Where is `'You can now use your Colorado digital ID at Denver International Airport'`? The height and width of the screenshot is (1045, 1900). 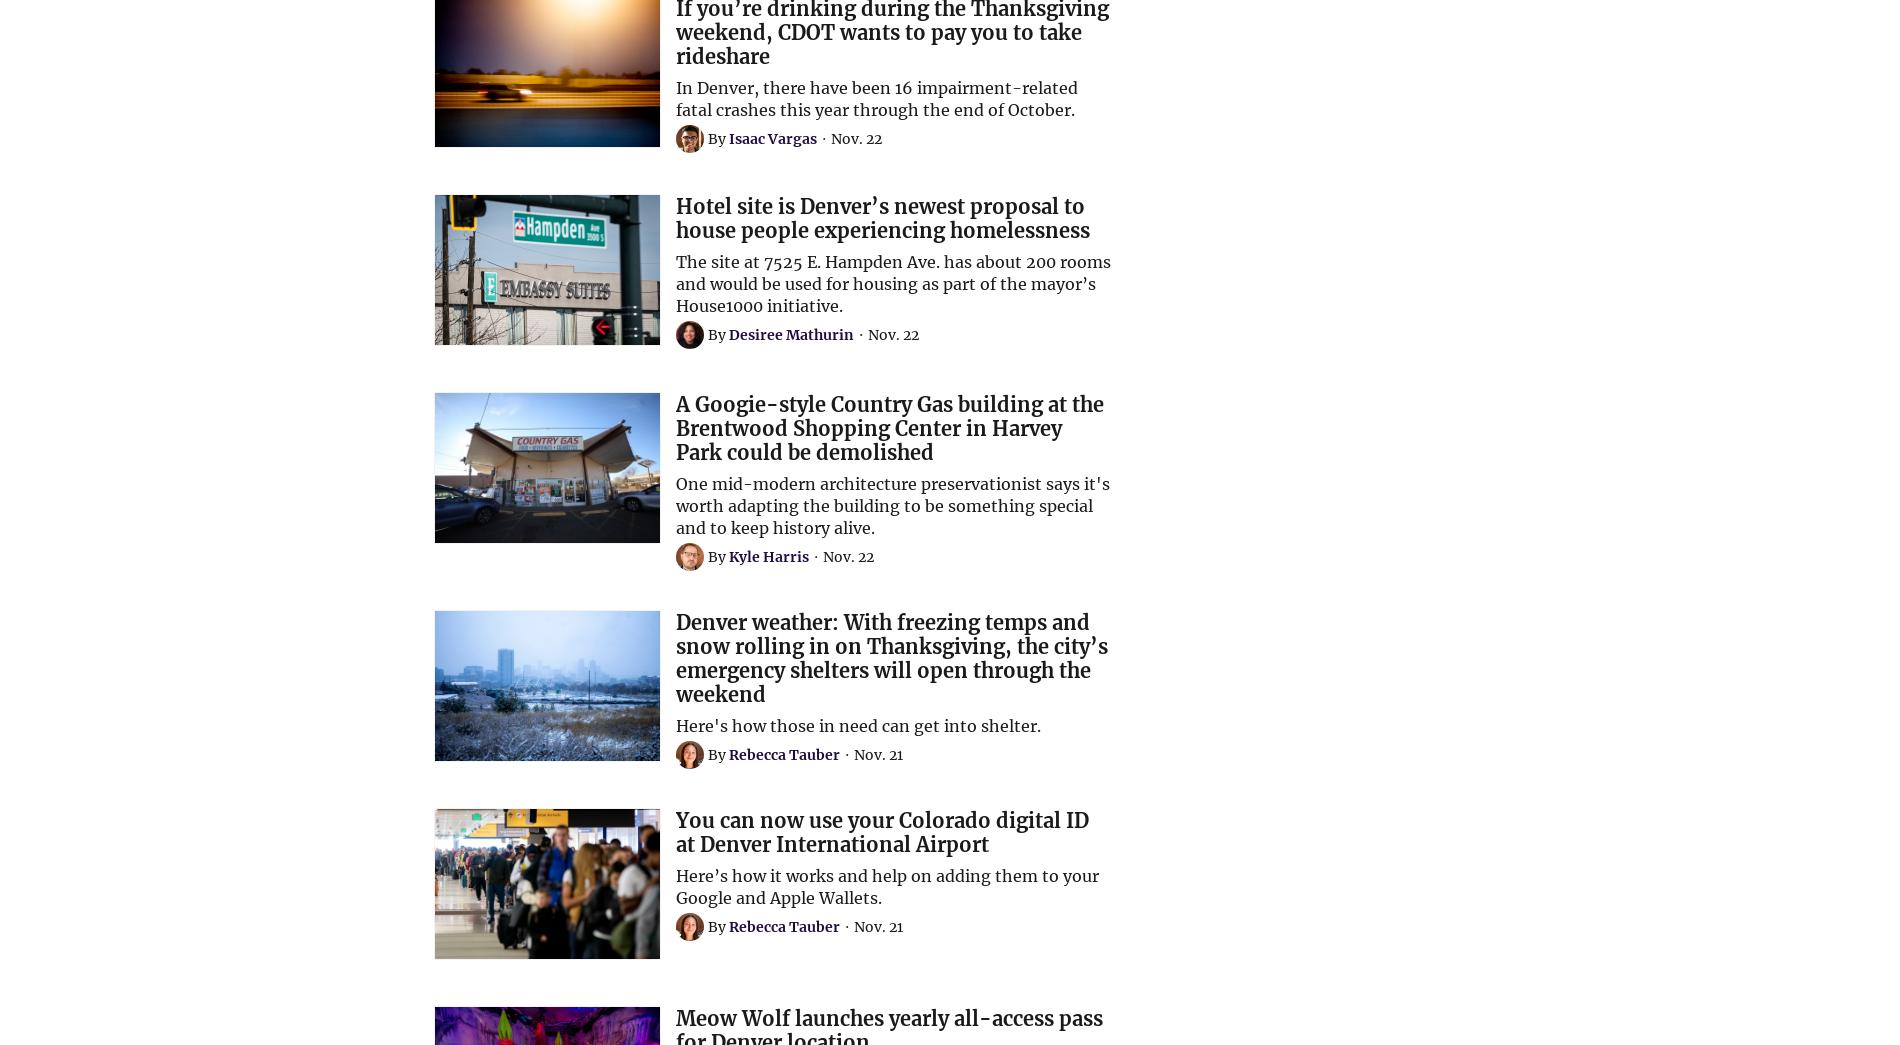 'You can now use your Colorado digital ID at Denver International Airport' is located at coordinates (881, 831).